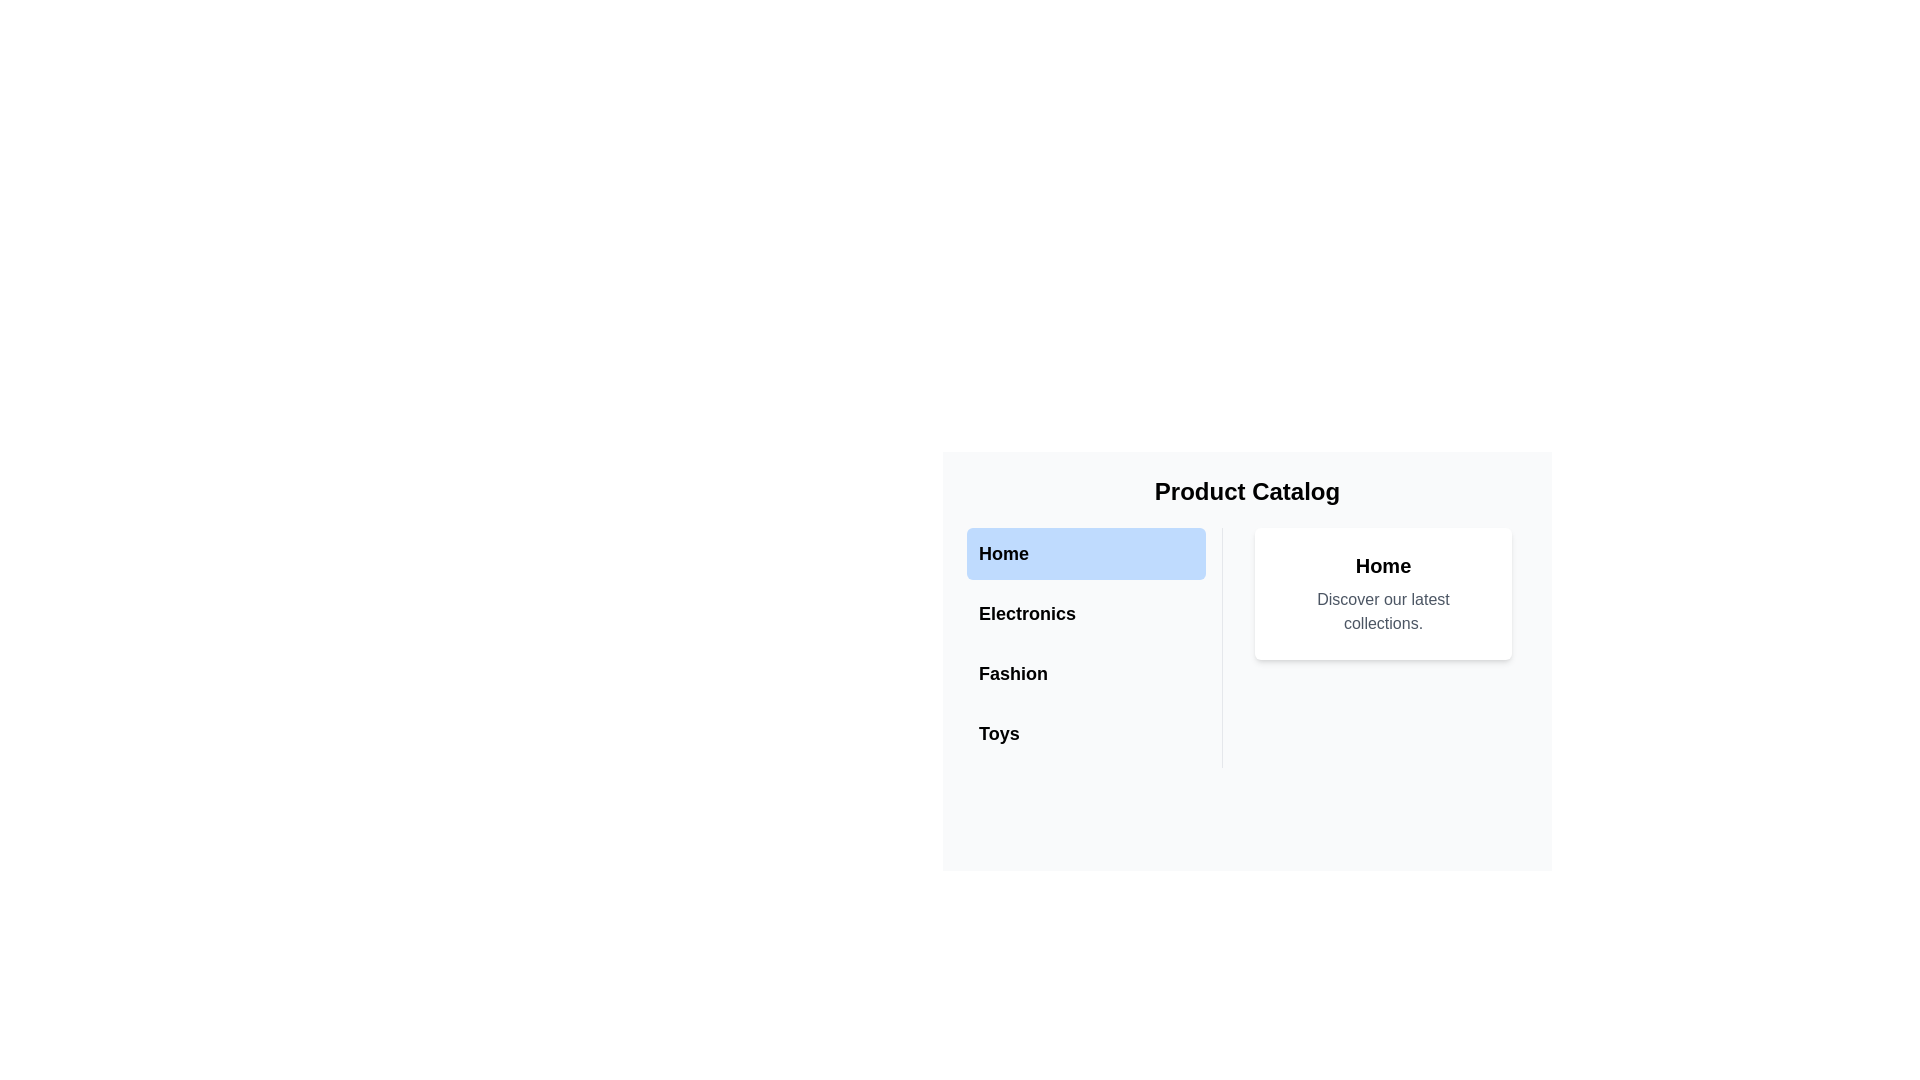 The width and height of the screenshot is (1920, 1080). Describe the element at coordinates (1246, 492) in the screenshot. I see `text content of the bold, large-text title labeled 'Product Catalog', which is centered at the top of the interface and prominently displayed above the navigation links` at that location.